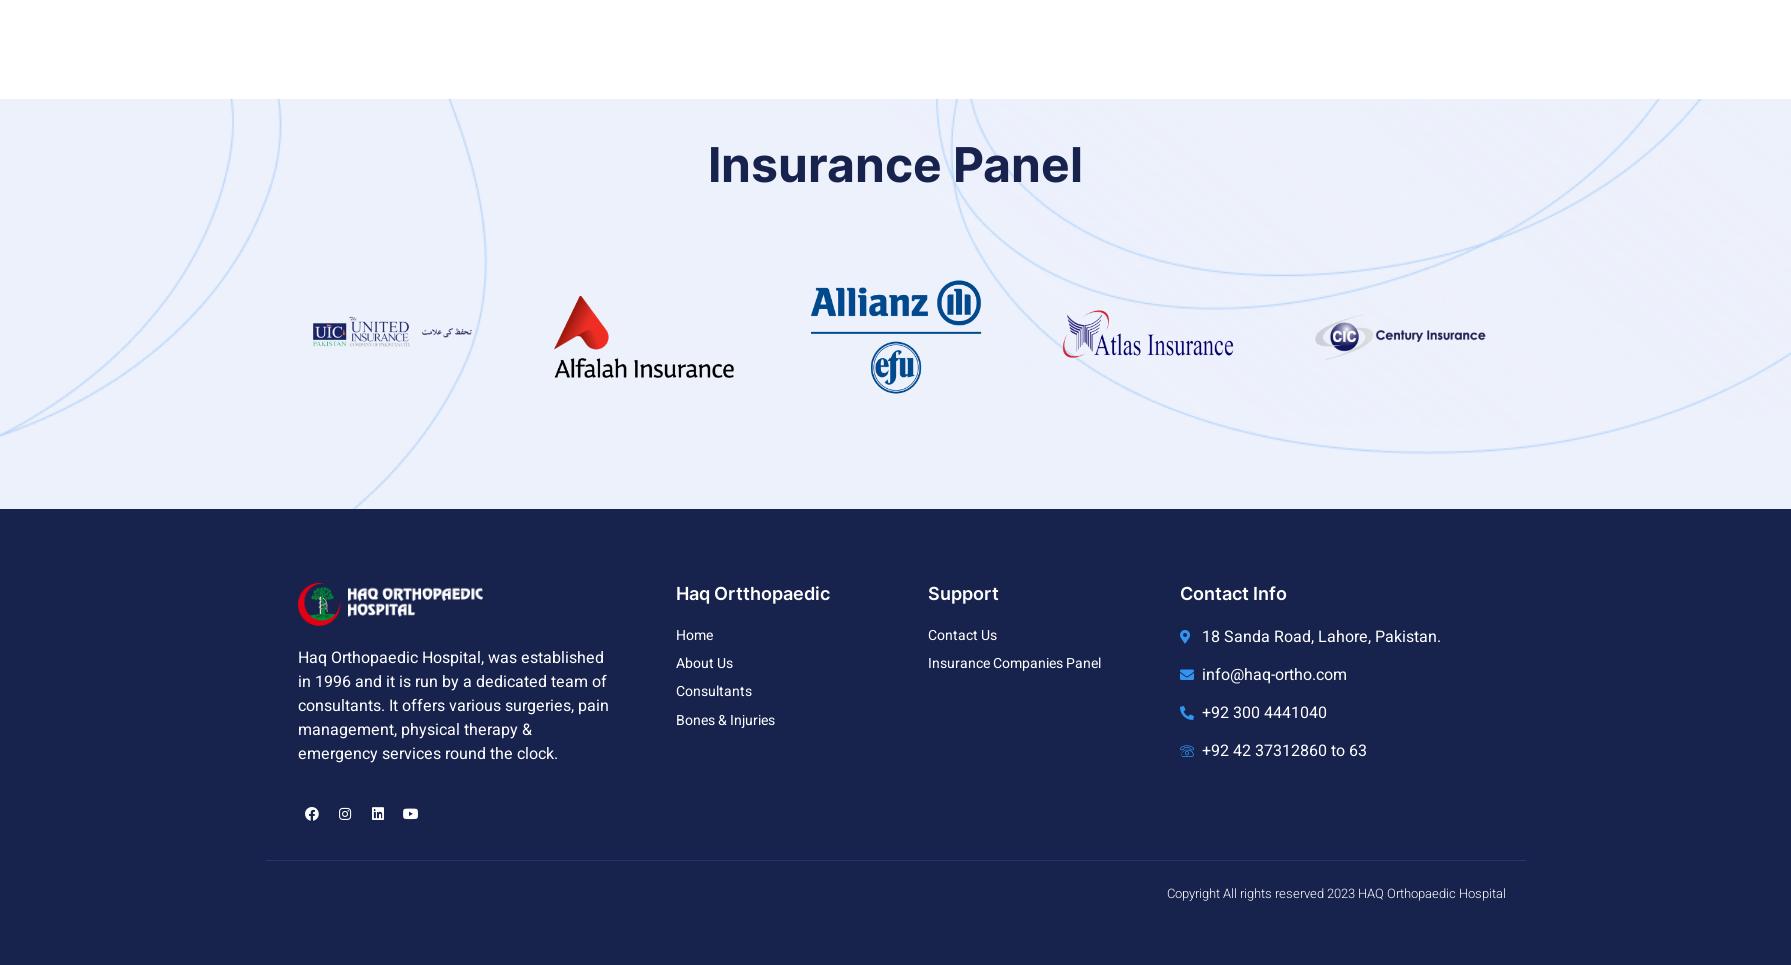  I want to click on '+92 42 37312860 to 63', so click(1283, 748).